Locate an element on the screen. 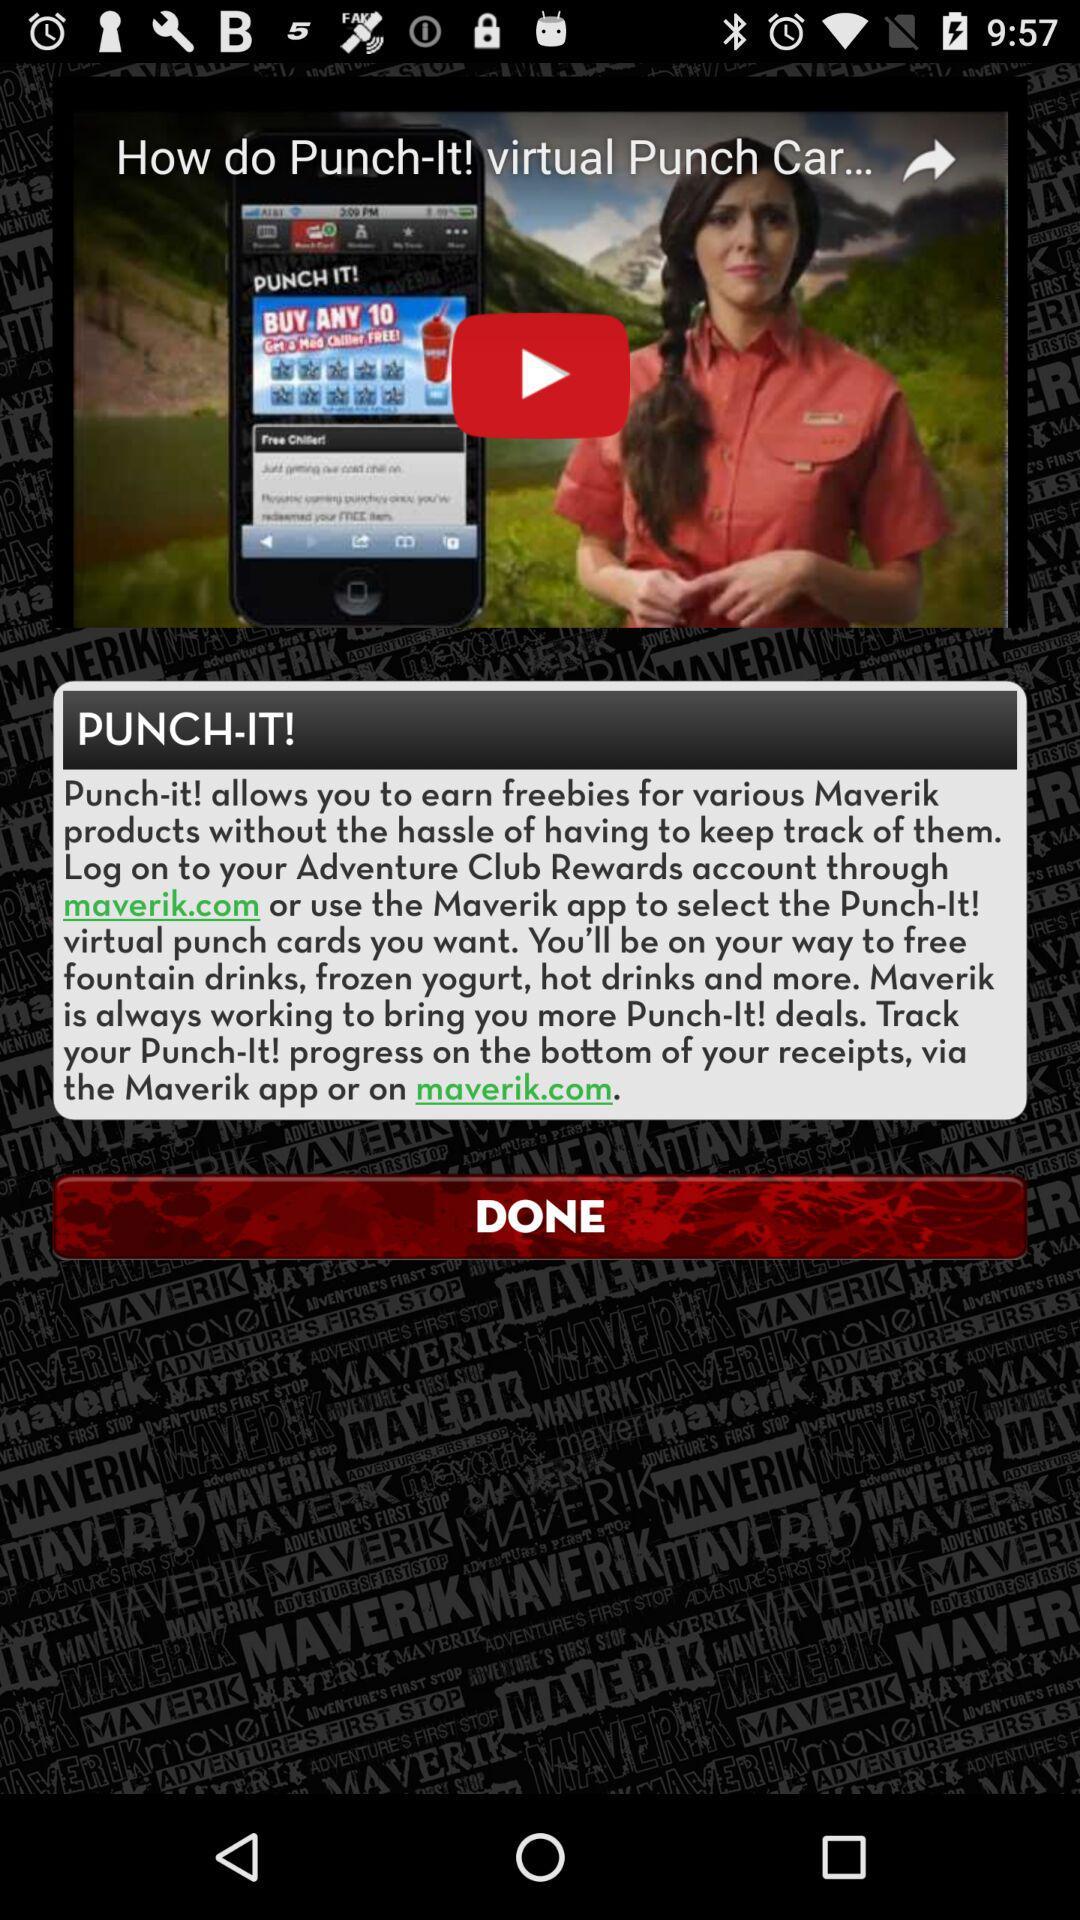  the item below punch it allows is located at coordinates (540, 1215).